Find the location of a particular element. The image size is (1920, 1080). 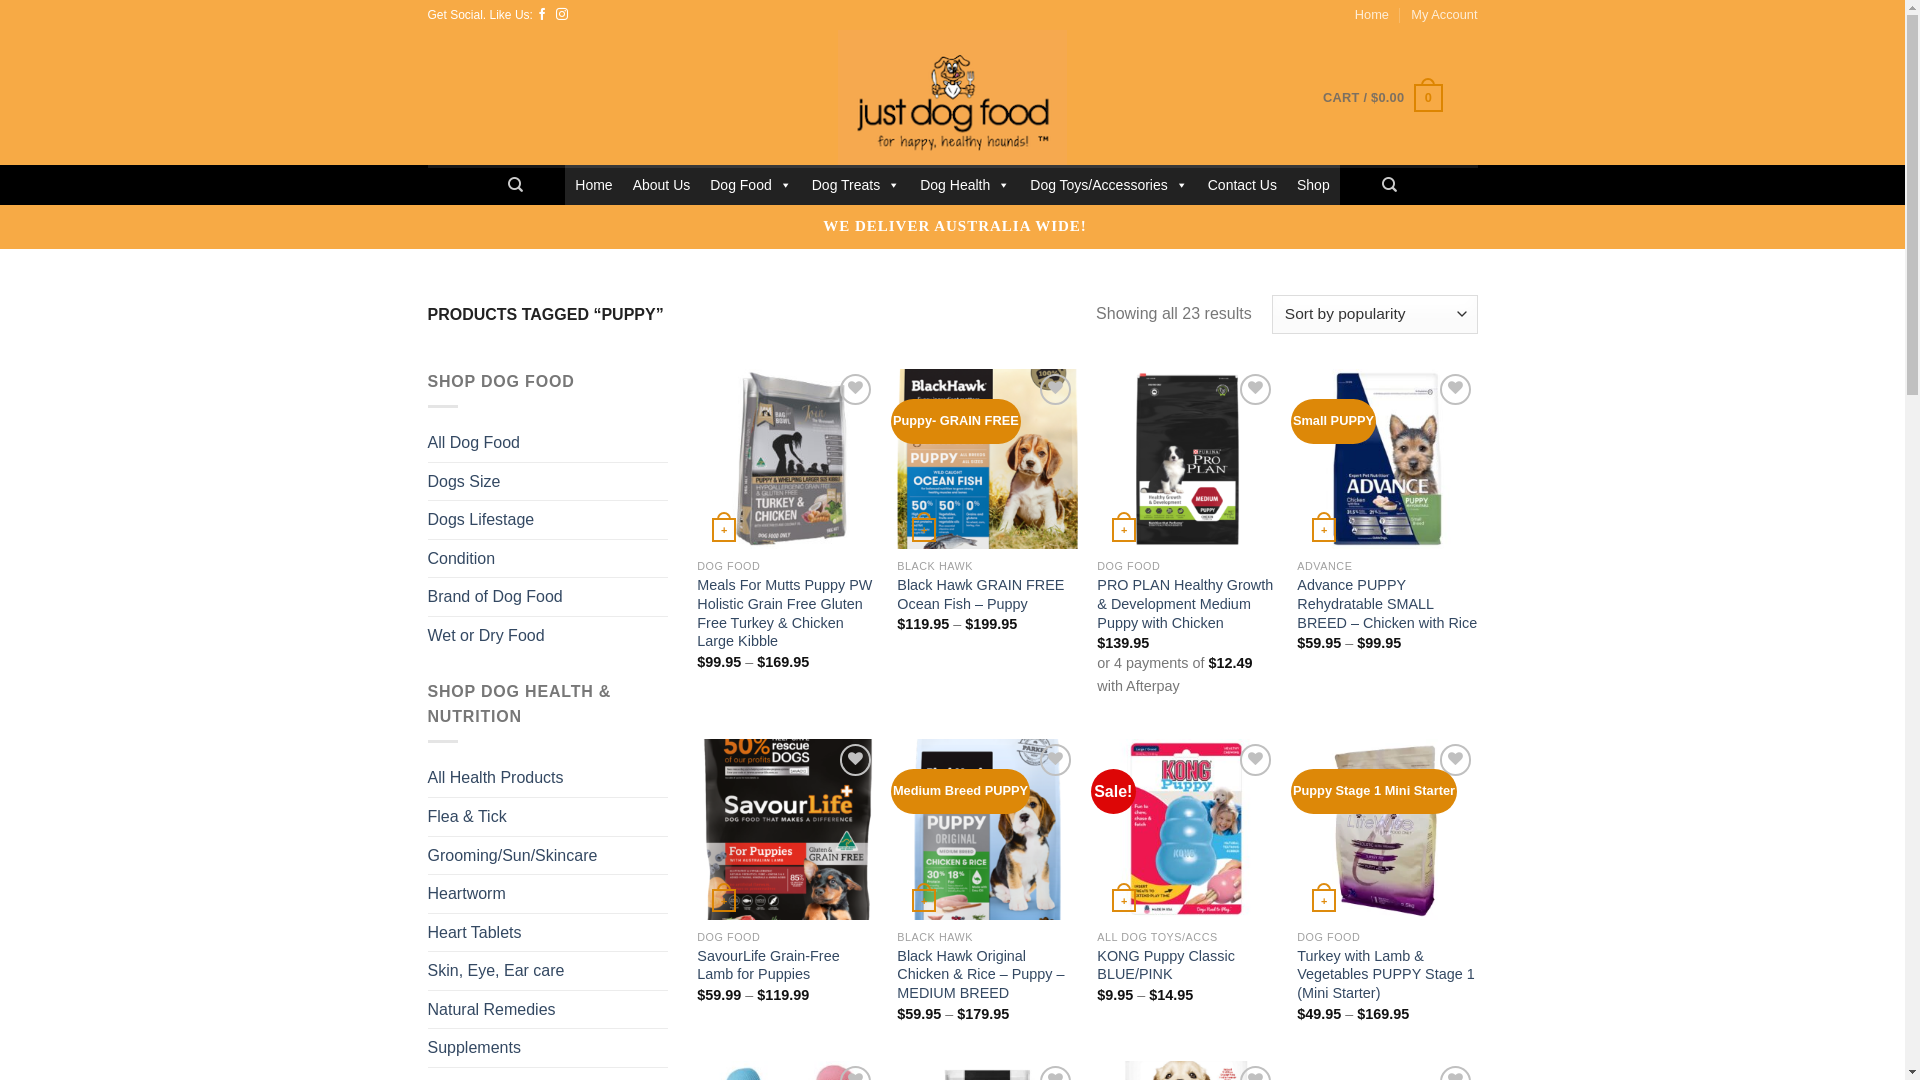

'Heartworm' is located at coordinates (465, 893).